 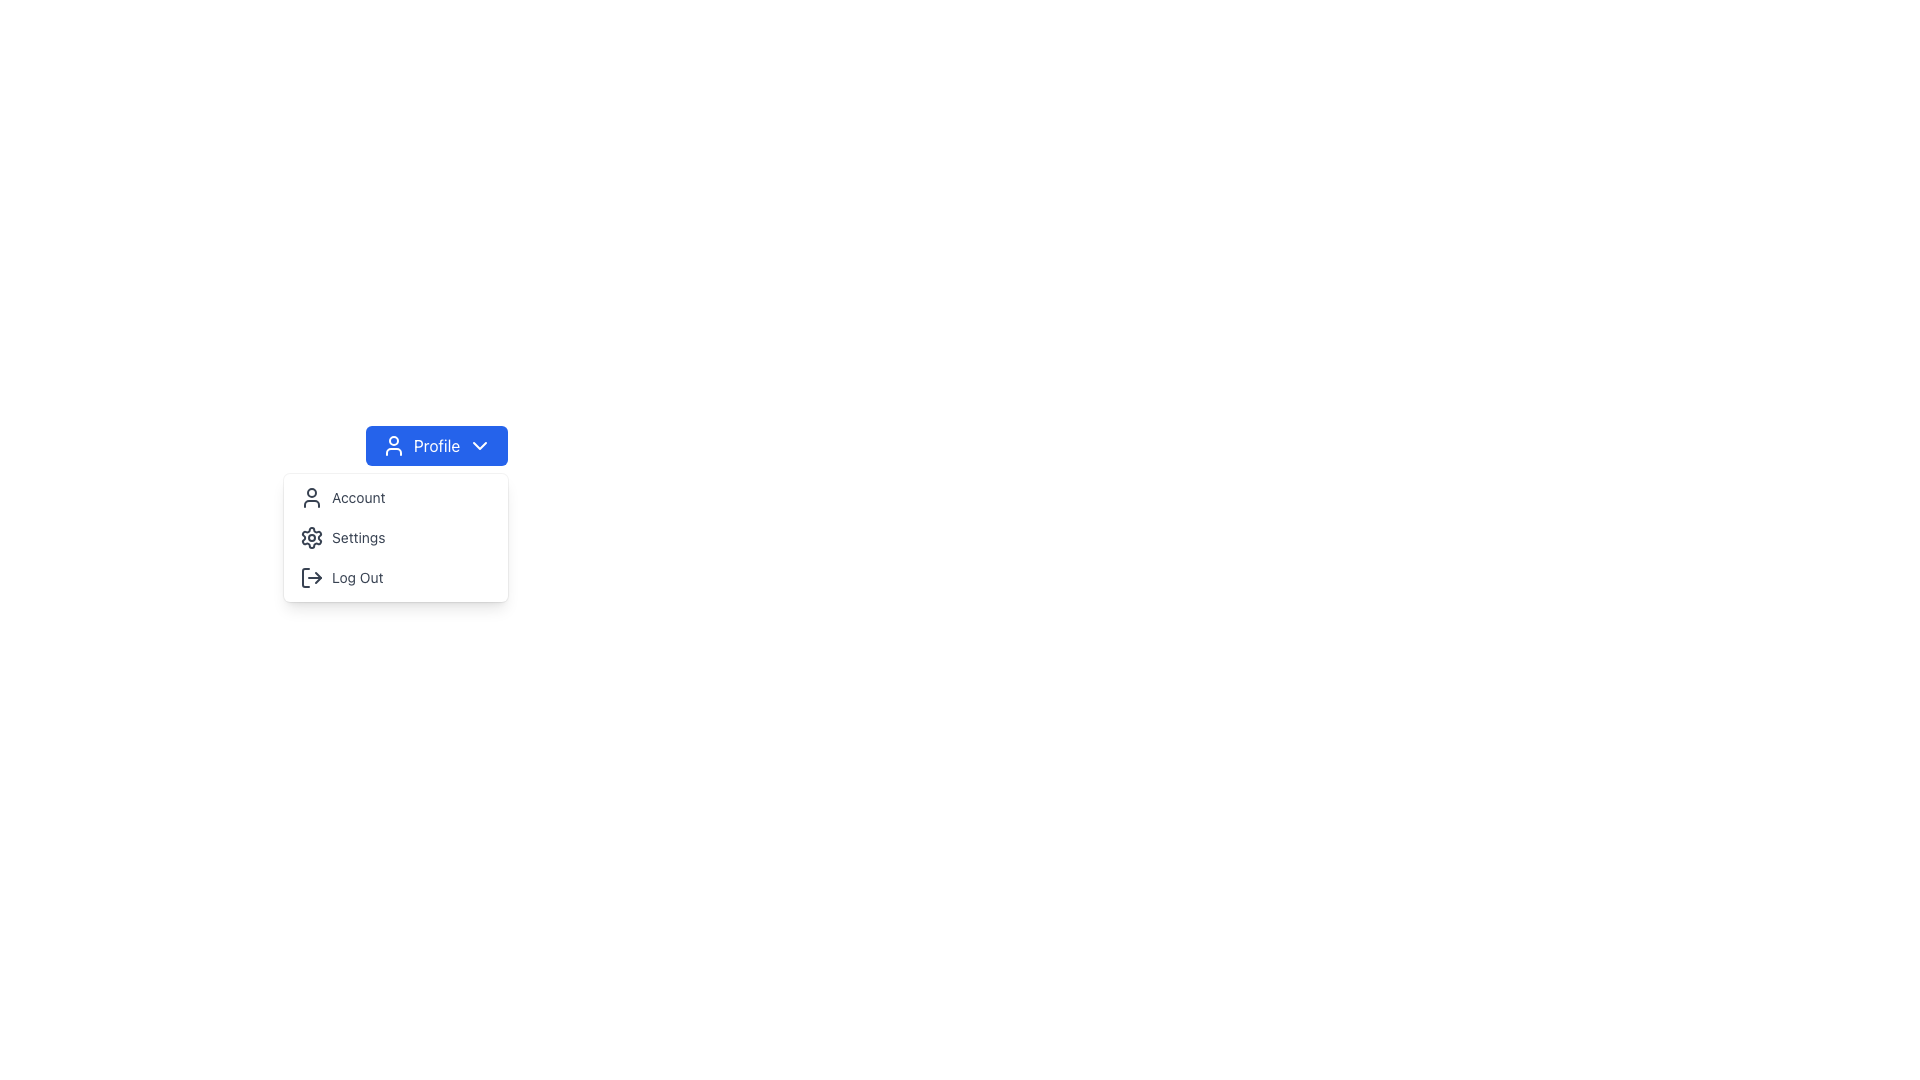 What do you see at coordinates (311, 578) in the screenshot?
I see `the 'Log Out' icon located beside the 'Log Out' text in the dropdown menu that appears after clicking the 'Profile' button to initiate logout` at bounding box center [311, 578].